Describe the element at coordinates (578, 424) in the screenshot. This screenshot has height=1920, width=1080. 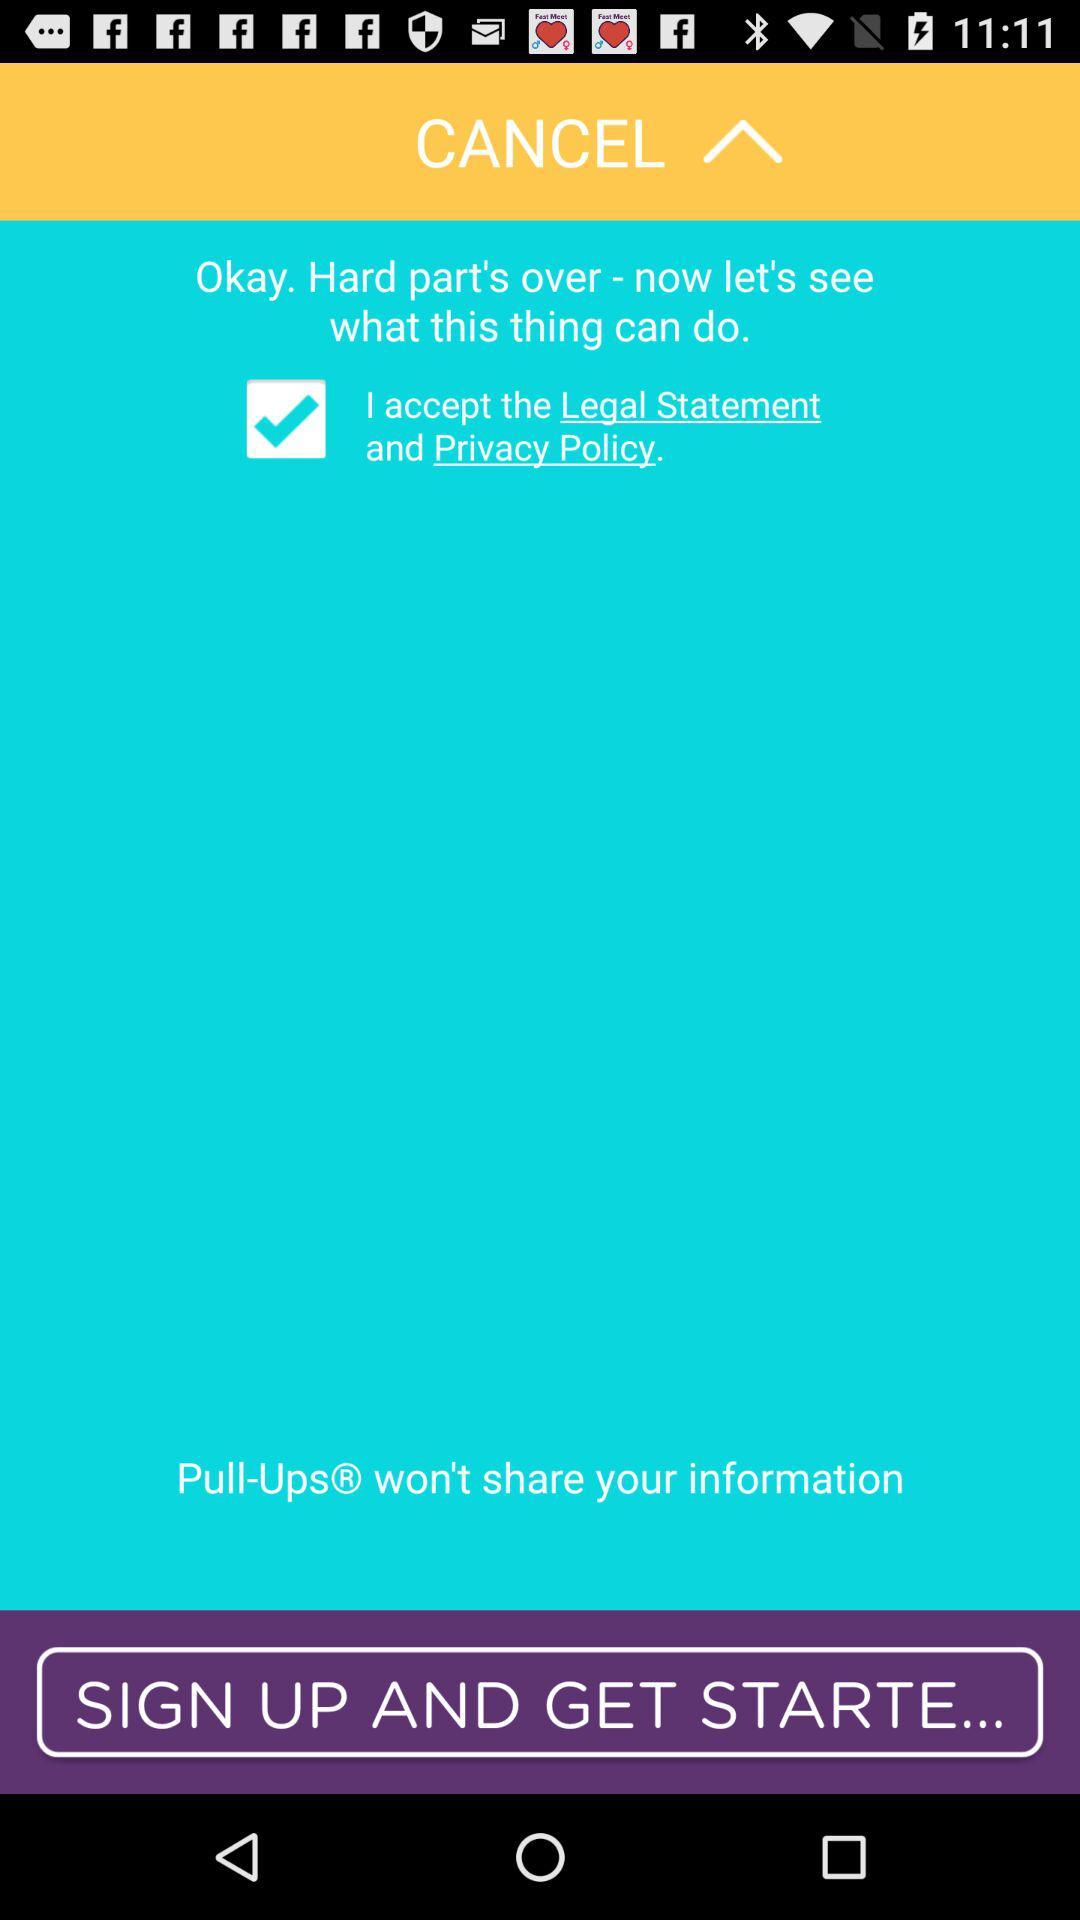
I see `item above the pull ups won app` at that location.